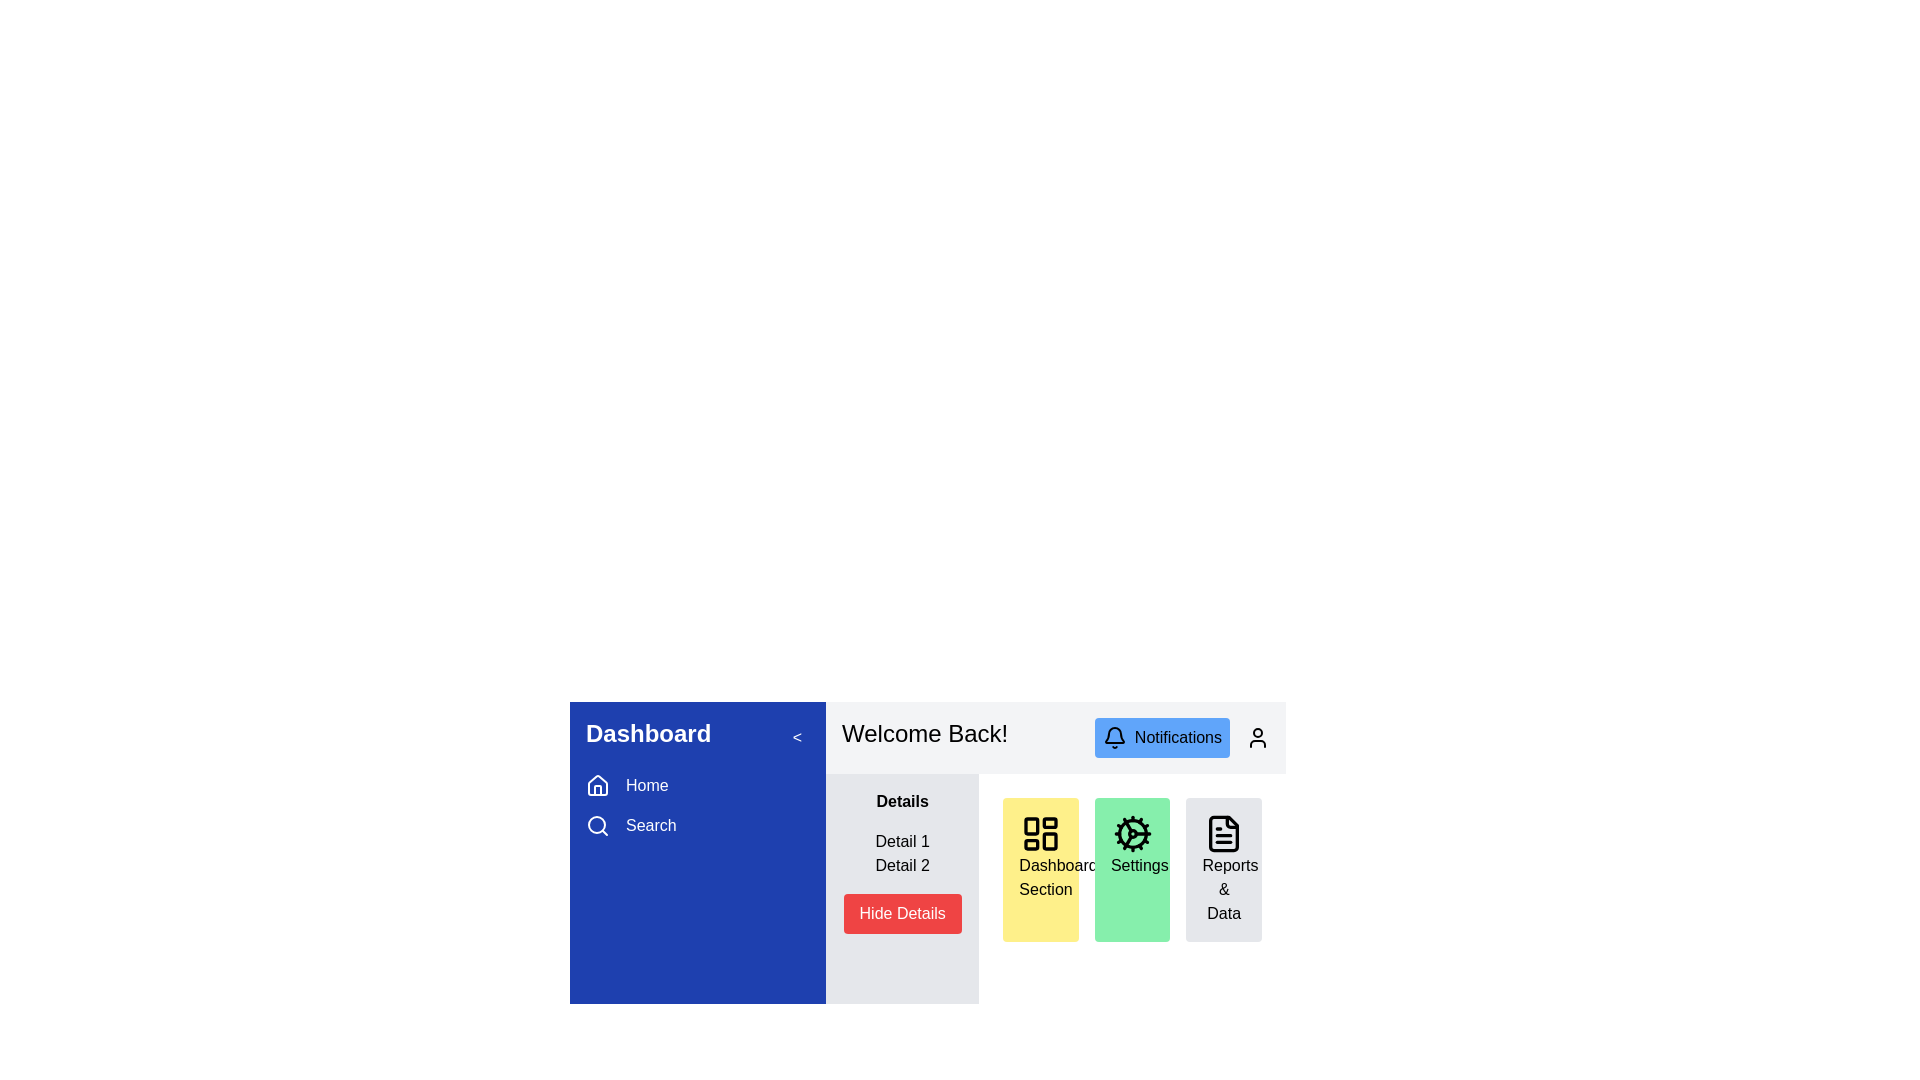 This screenshot has width=1920, height=1080. Describe the element at coordinates (1182, 737) in the screenshot. I see `the blue rectangular button with a black bell icon and 'Notifications' text` at that location.